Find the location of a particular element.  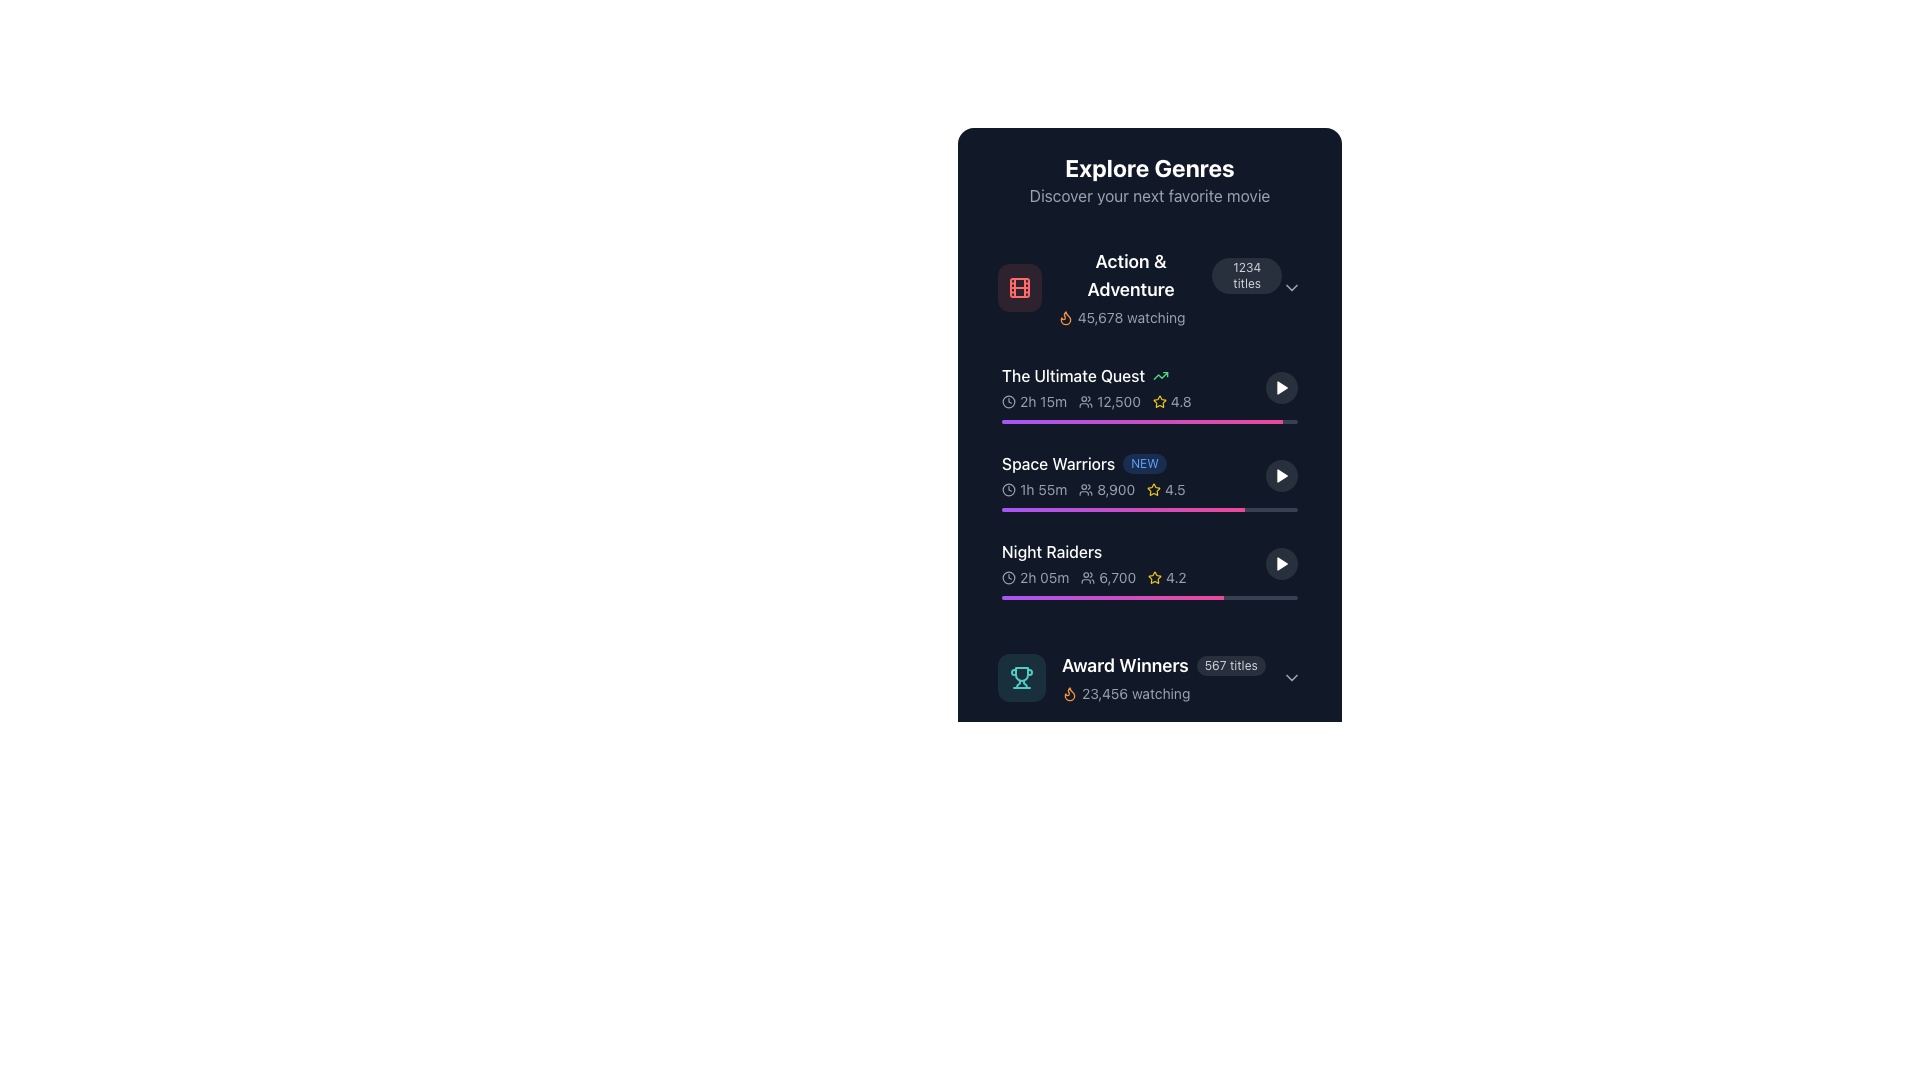

the right-facing chevron icon located at the far-right of the 'Award Winners' section, adjacent to the text '567 titles' and '23,456 watching' is located at coordinates (1291, 677).